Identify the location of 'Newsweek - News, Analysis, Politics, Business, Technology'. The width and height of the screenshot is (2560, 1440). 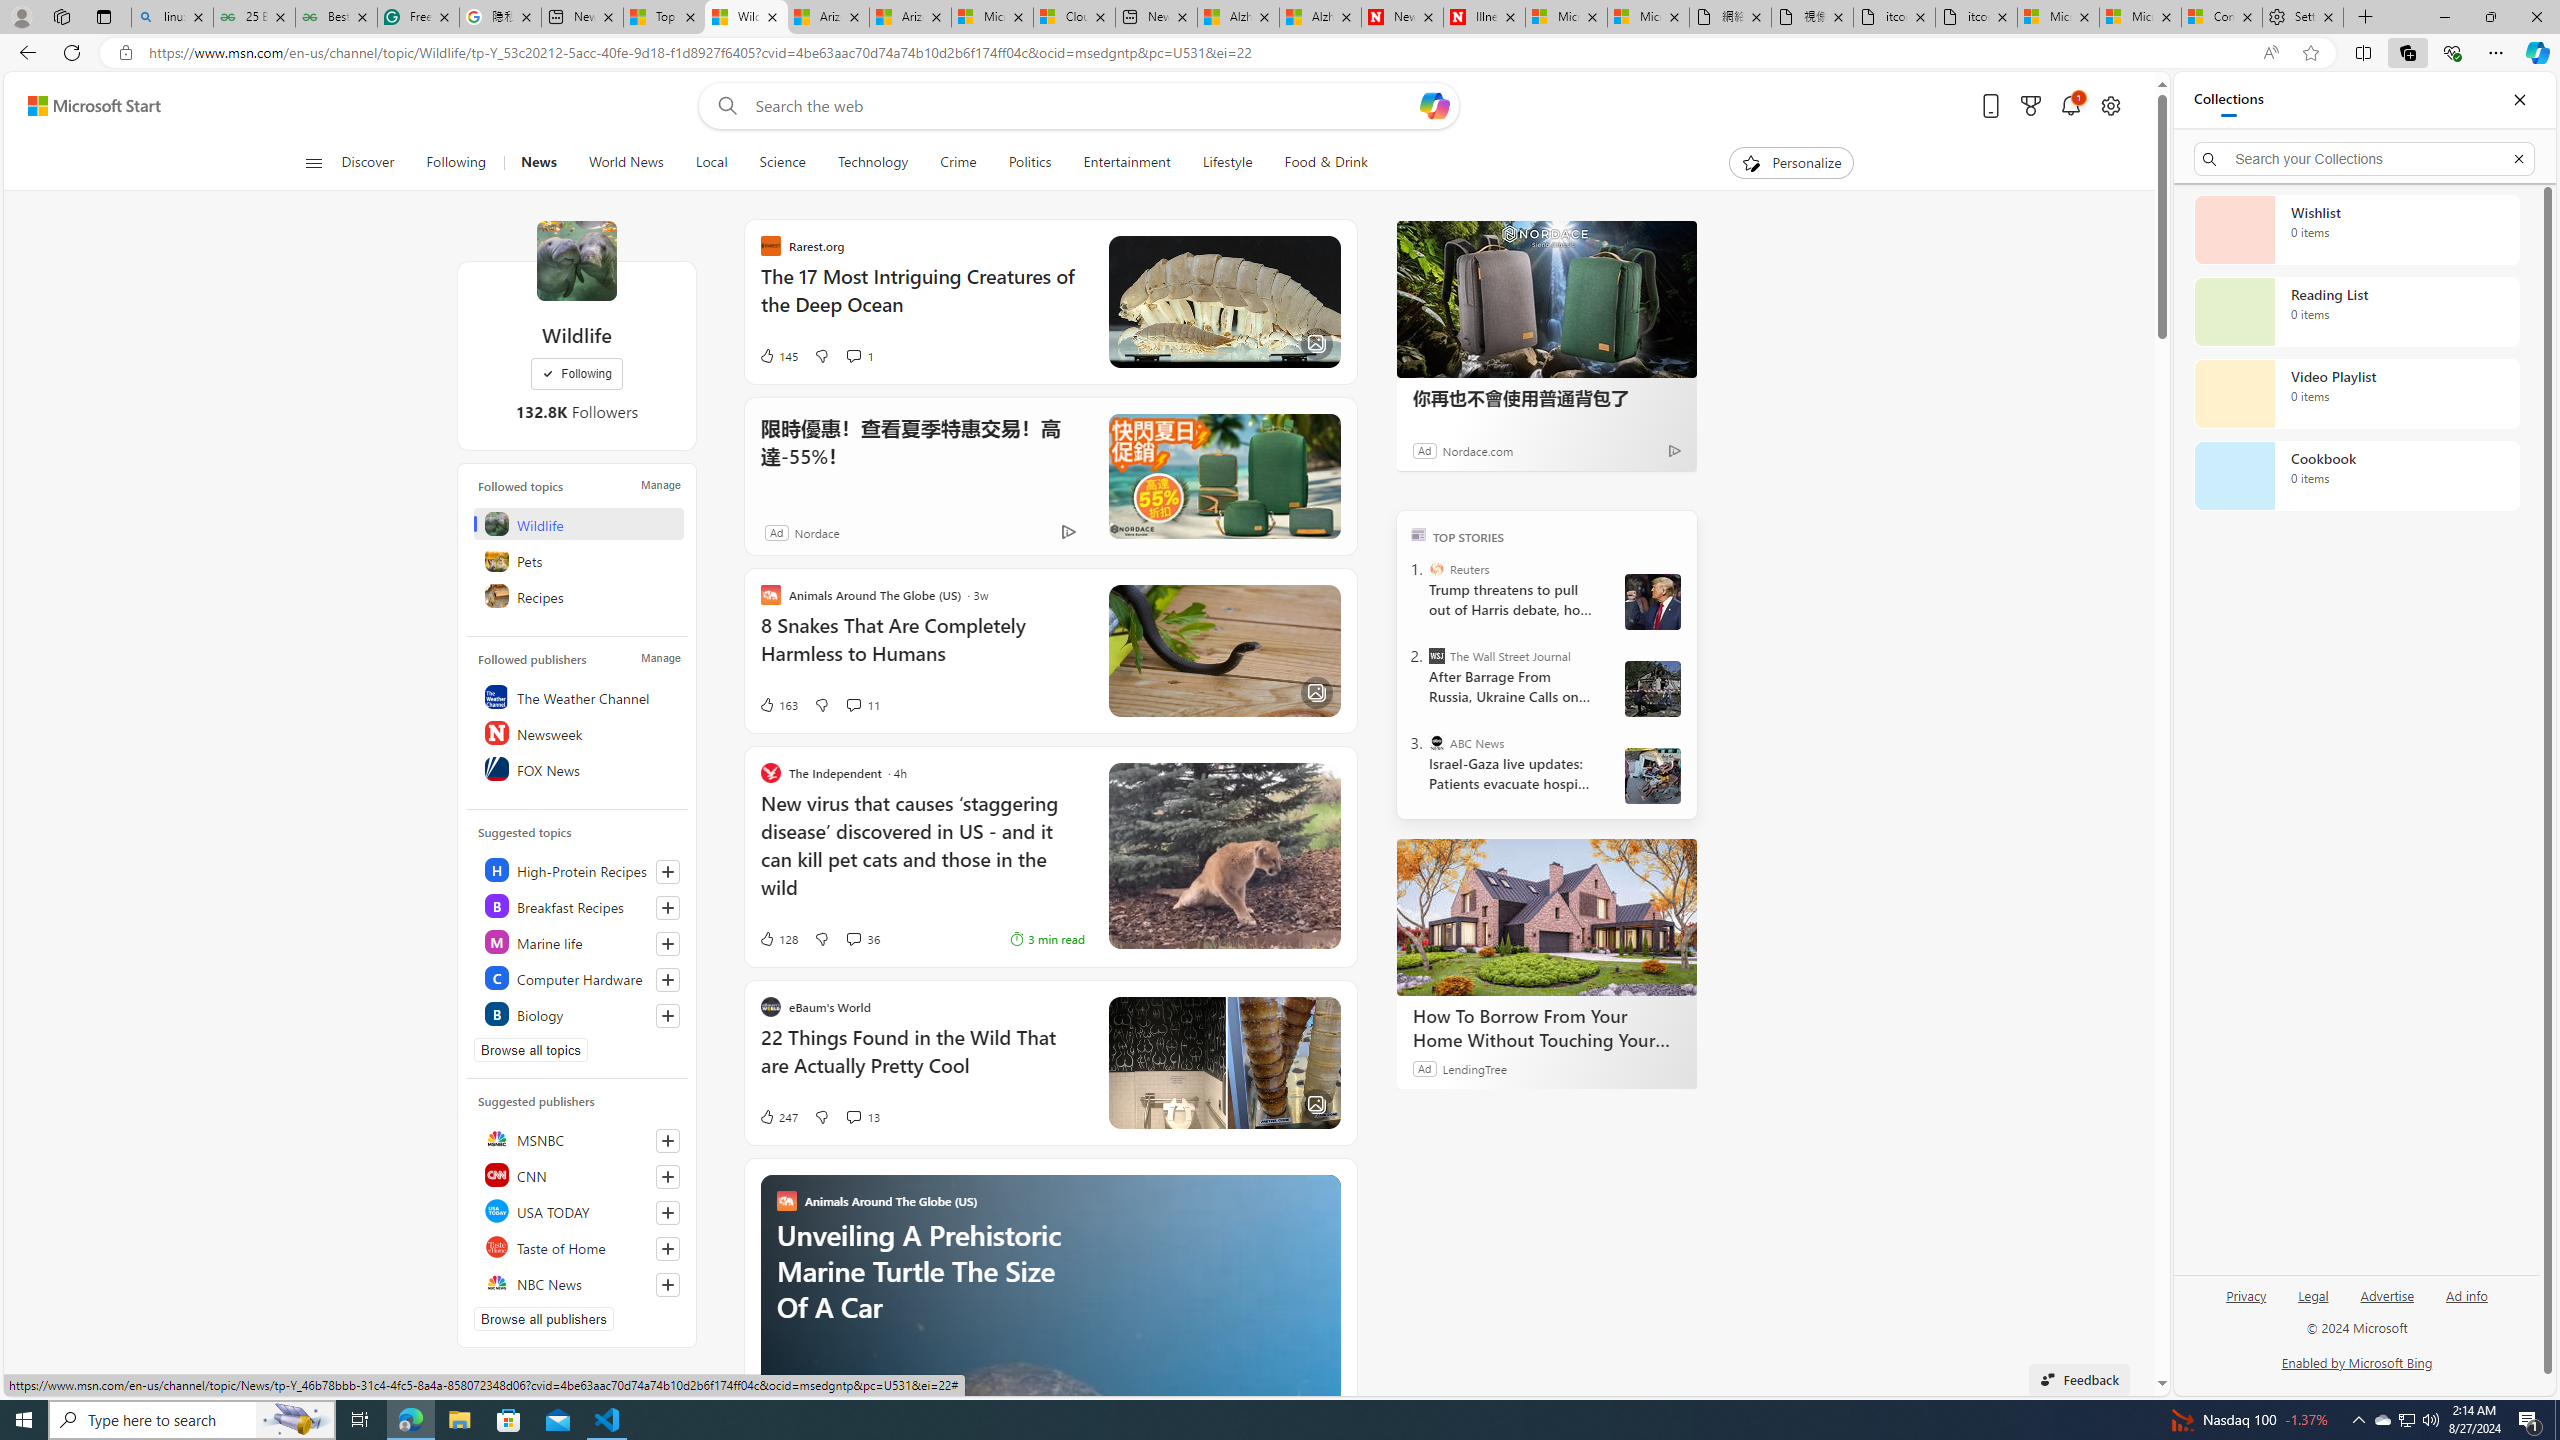
(1402, 16).